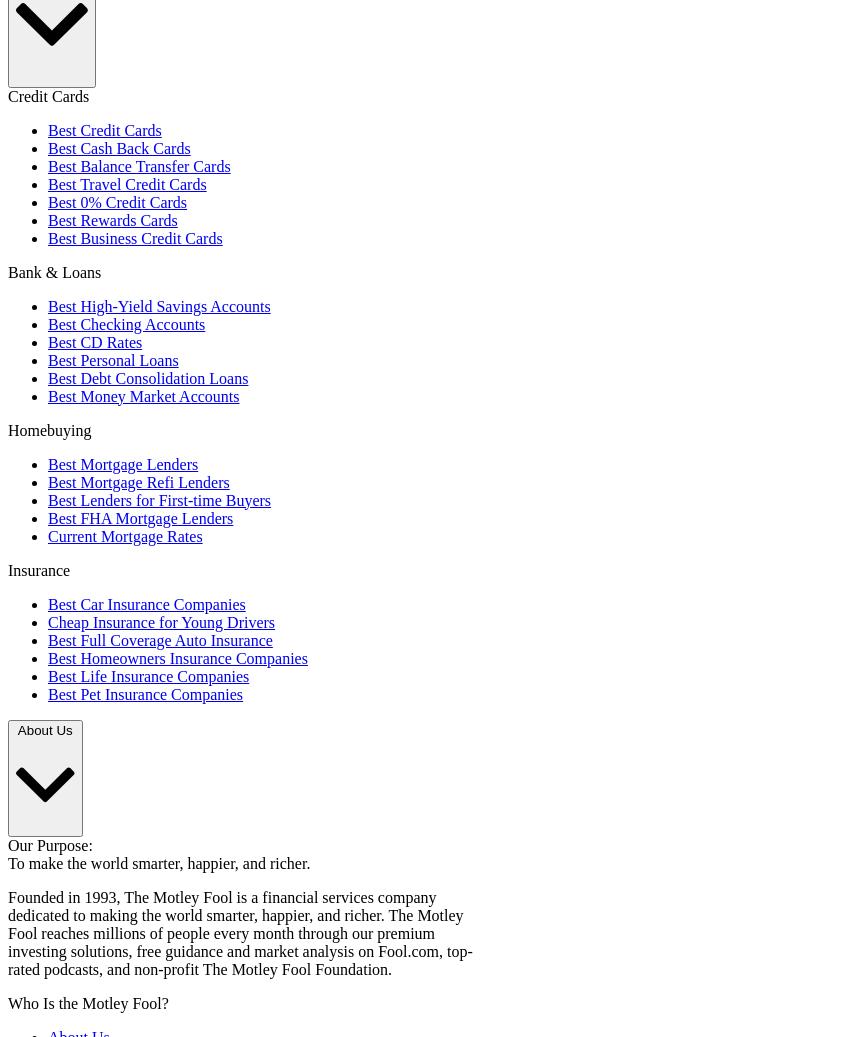 The width and height of the screenshot is (851, 1037). I want to click on 'Best Homeowners Insurance Companies', so click(176, 657).